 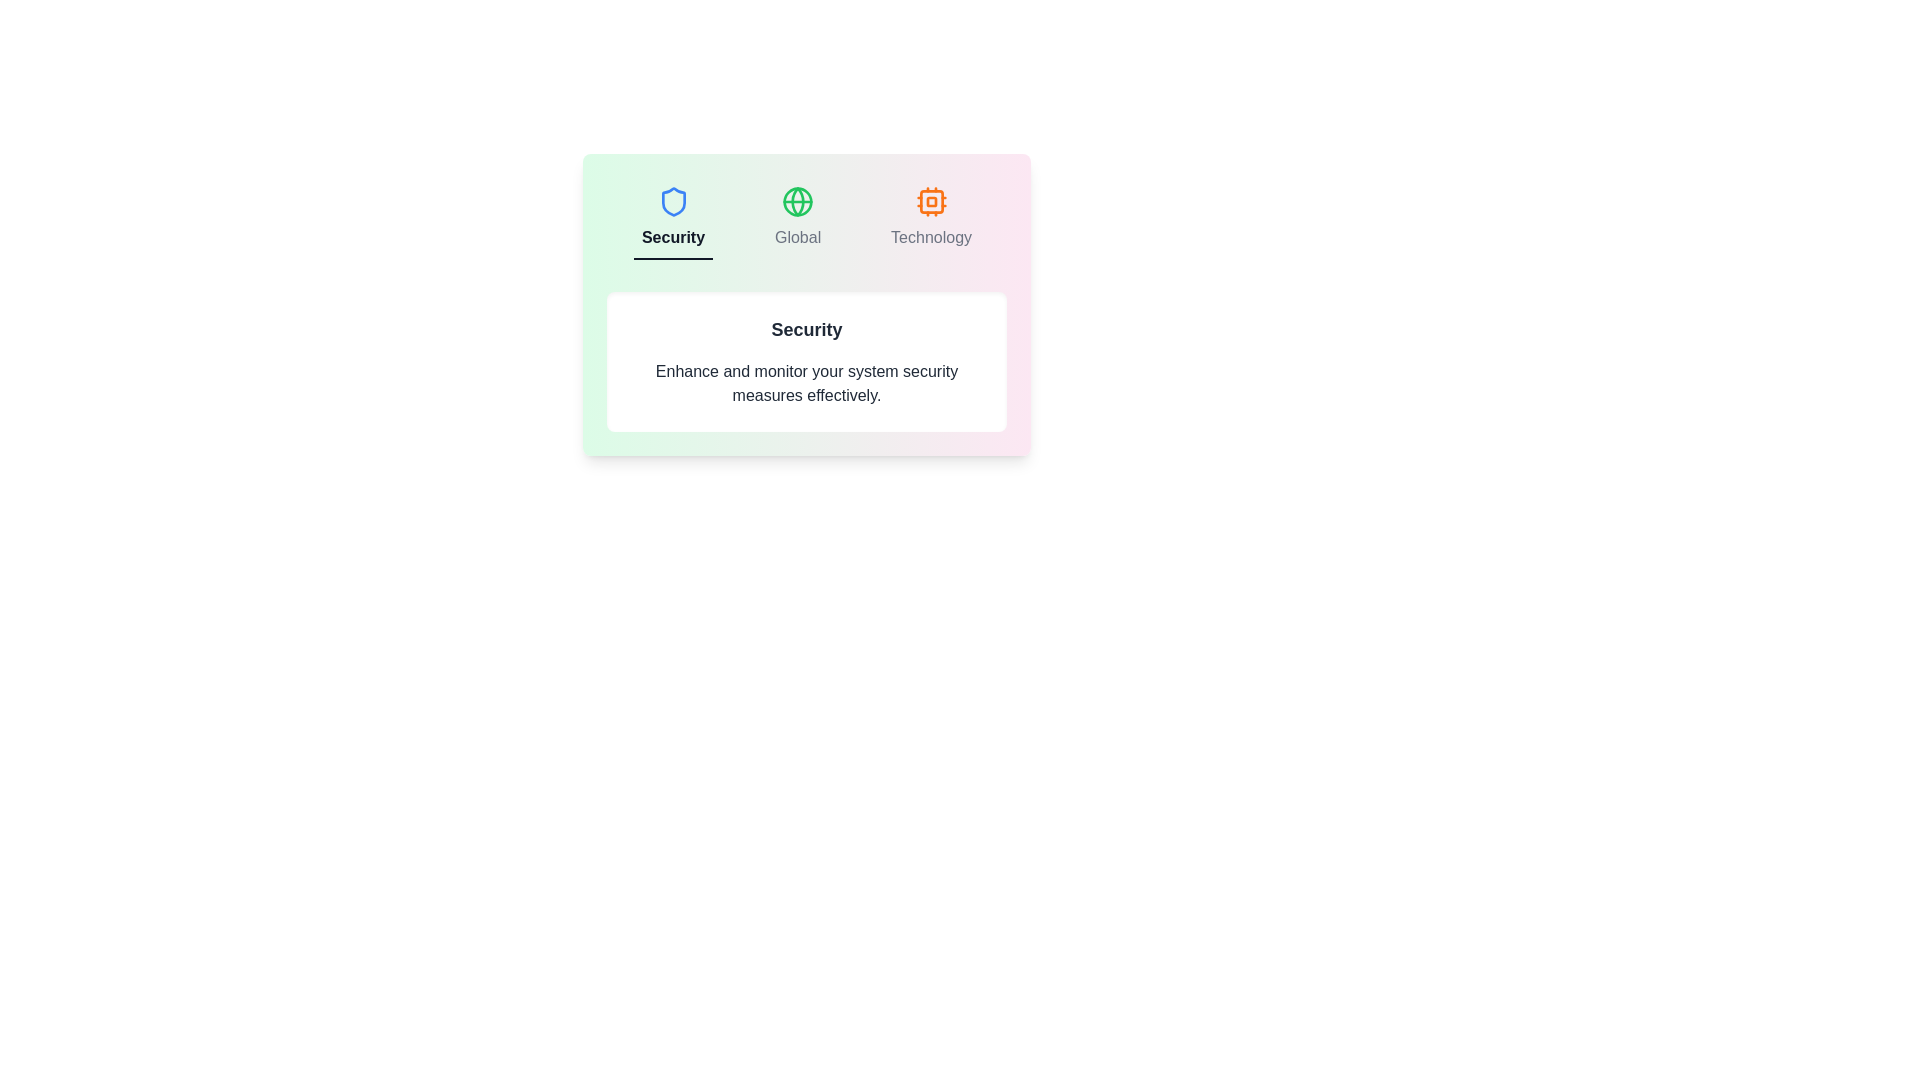 What do you see at coordinates (930, 219) in the screenshot?
I see `the Technology tab` at bounding box center [930, 219].